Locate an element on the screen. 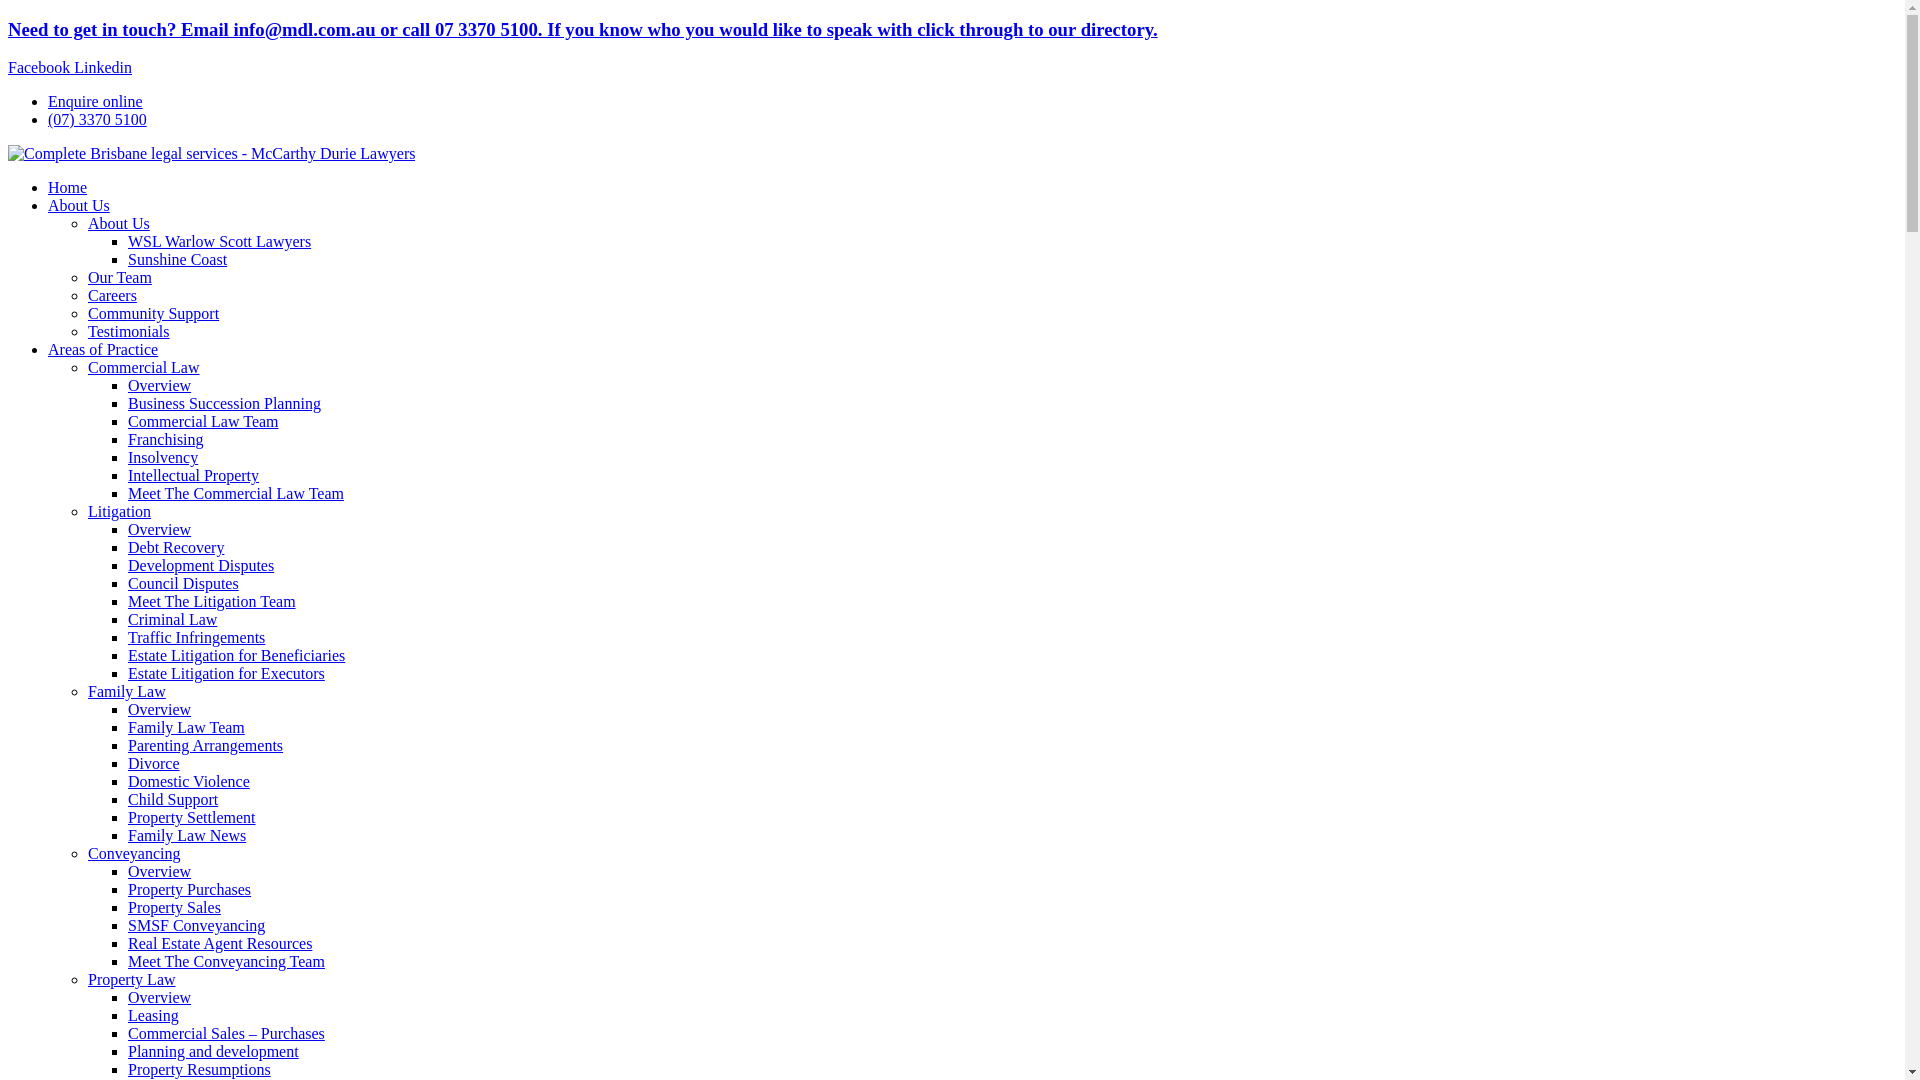  'Conveyancing' is located at coordinates (86, 853).